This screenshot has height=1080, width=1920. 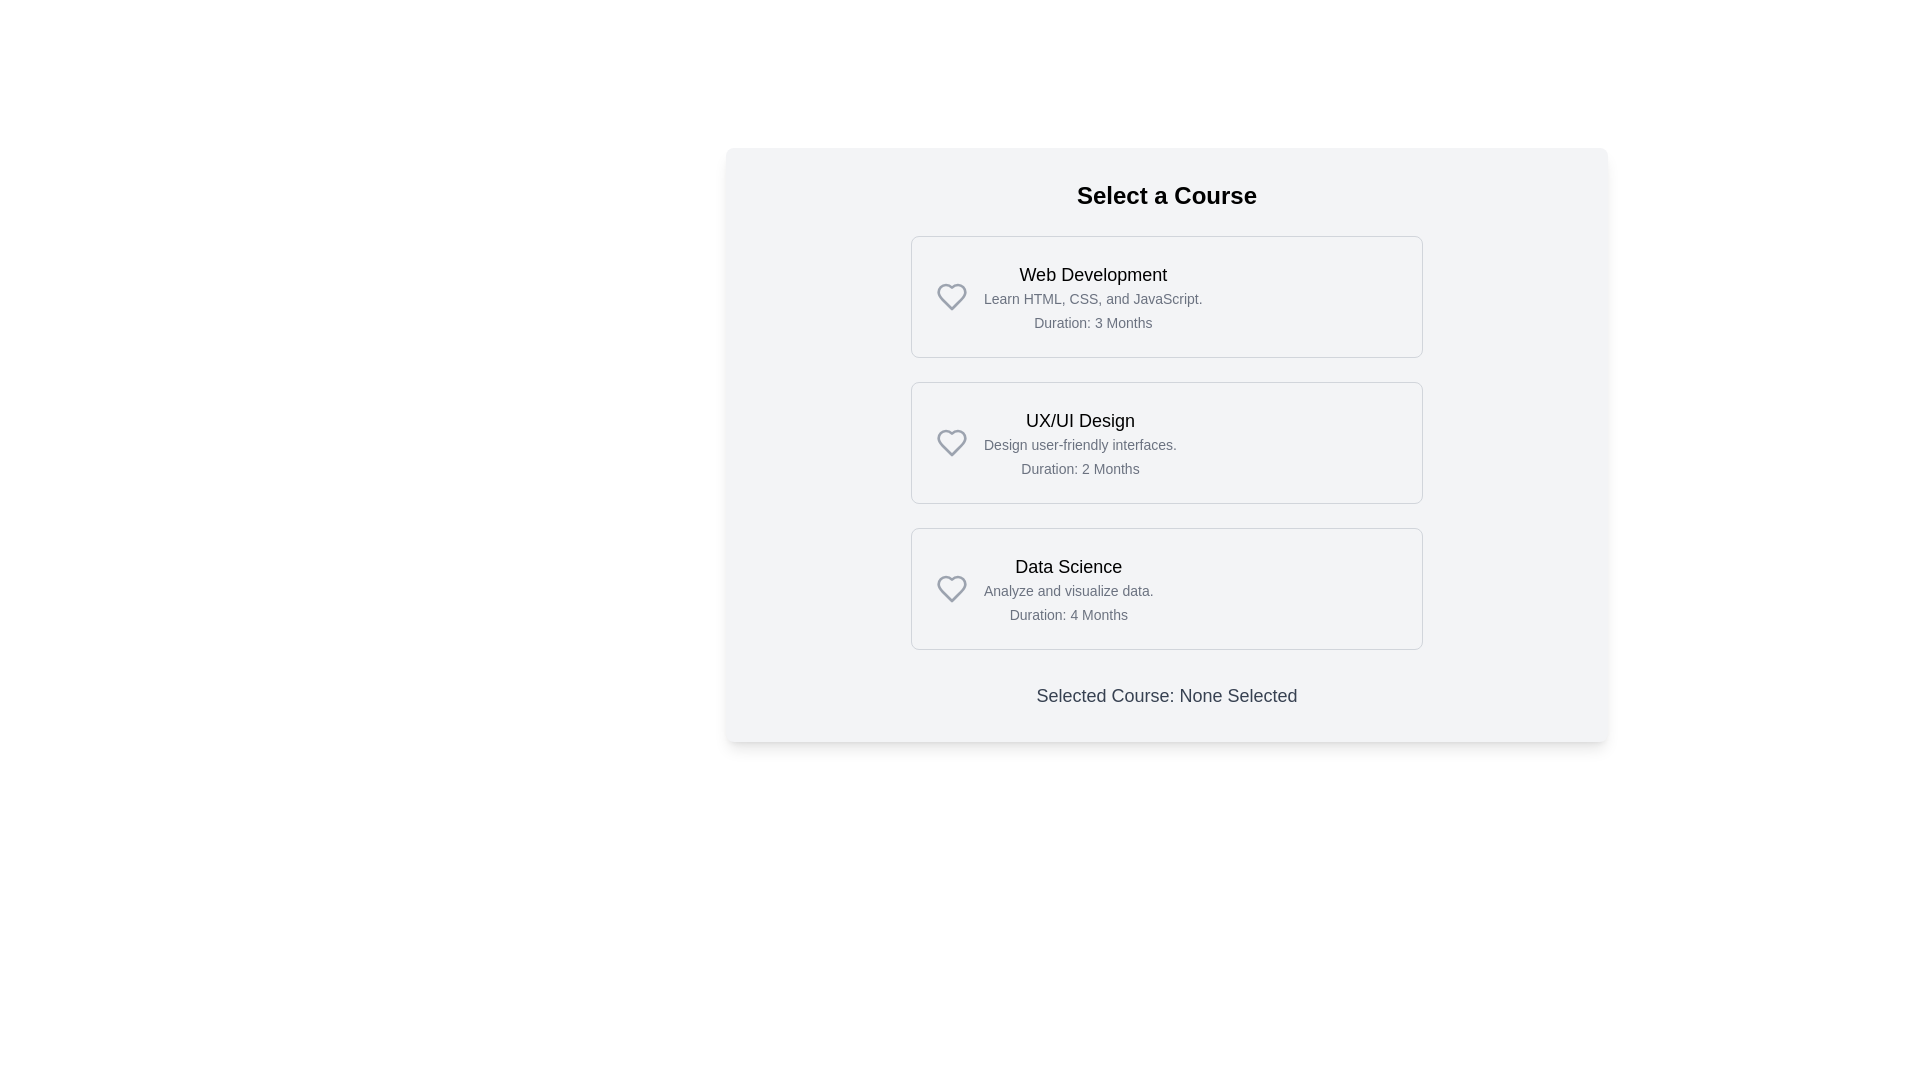 I want to click on the static text label that communicates the duration of the 'Data Science' course, which indicates that the course lasts for four months, so click(x=1067, y=613).